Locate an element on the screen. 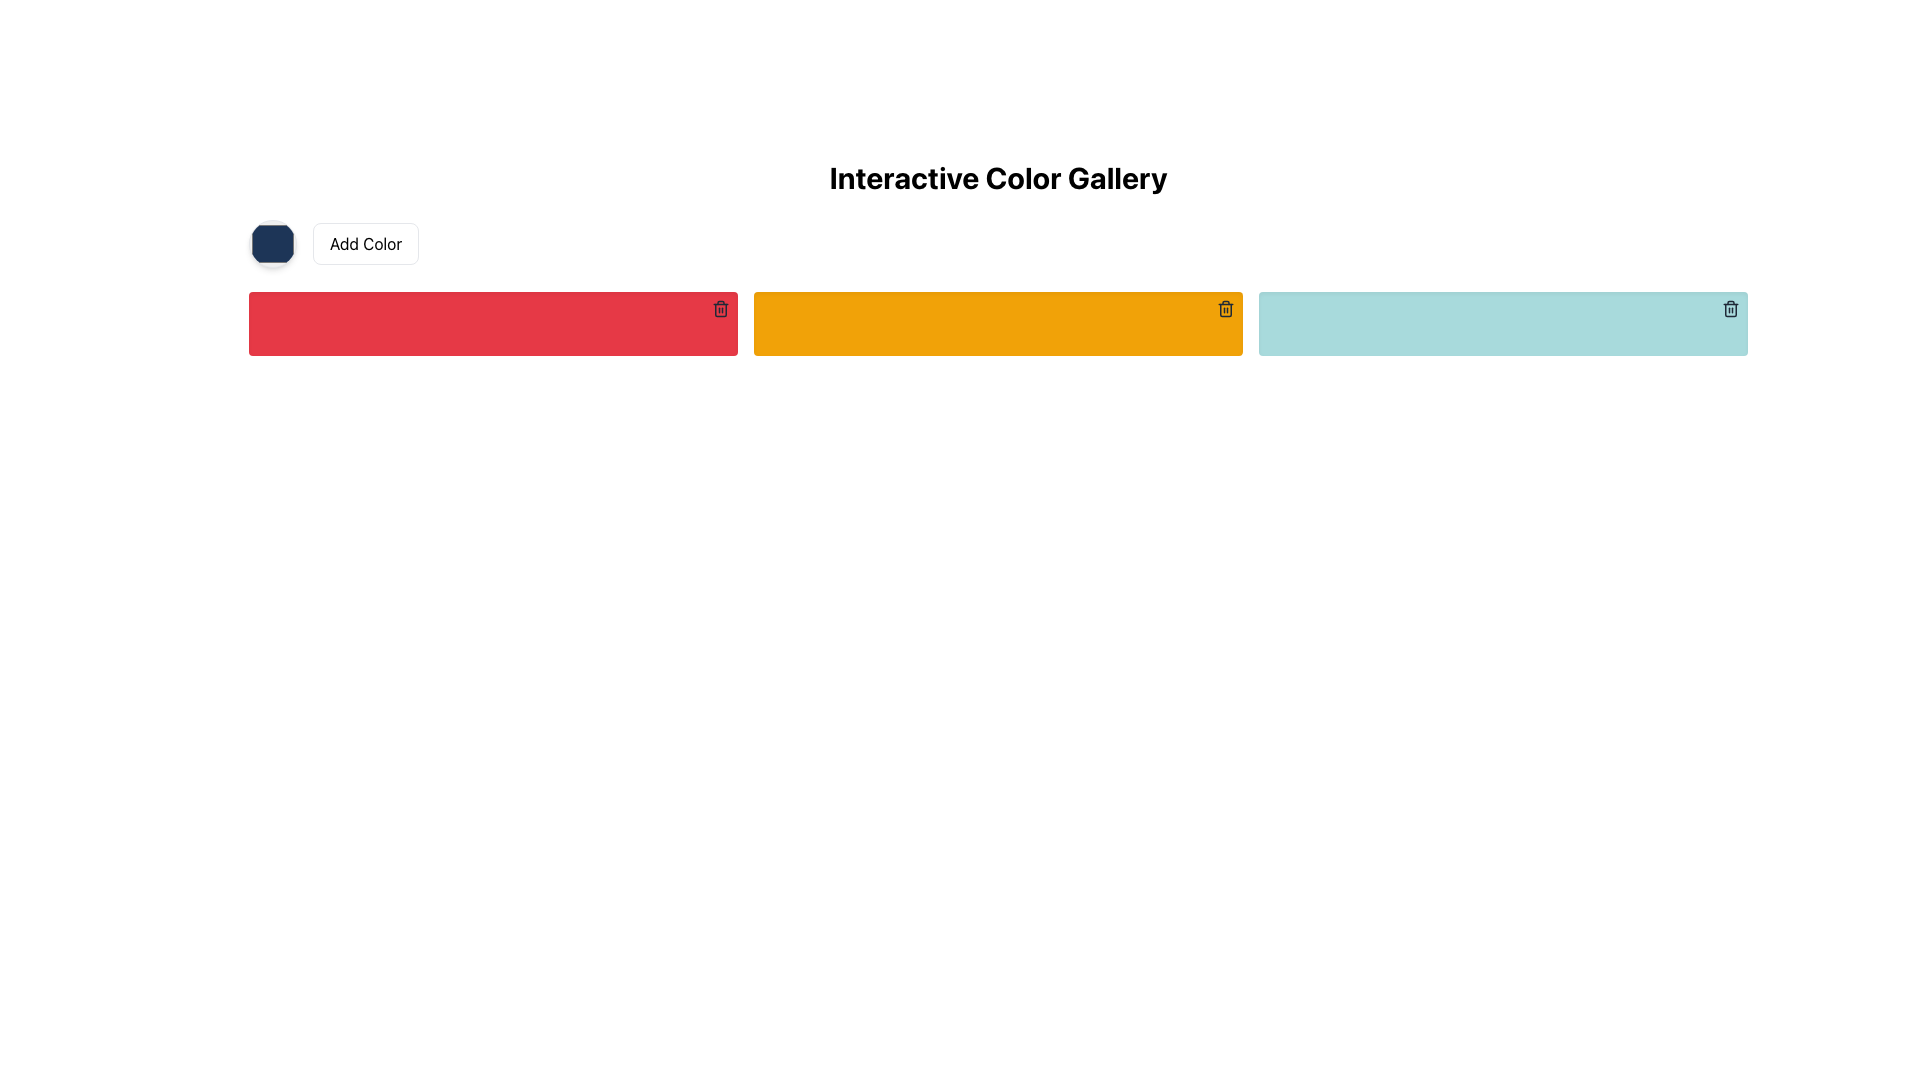  the delete icon styled as a trash can in the top-right corner of the bright orange box is located at coordinates (1224, 308).